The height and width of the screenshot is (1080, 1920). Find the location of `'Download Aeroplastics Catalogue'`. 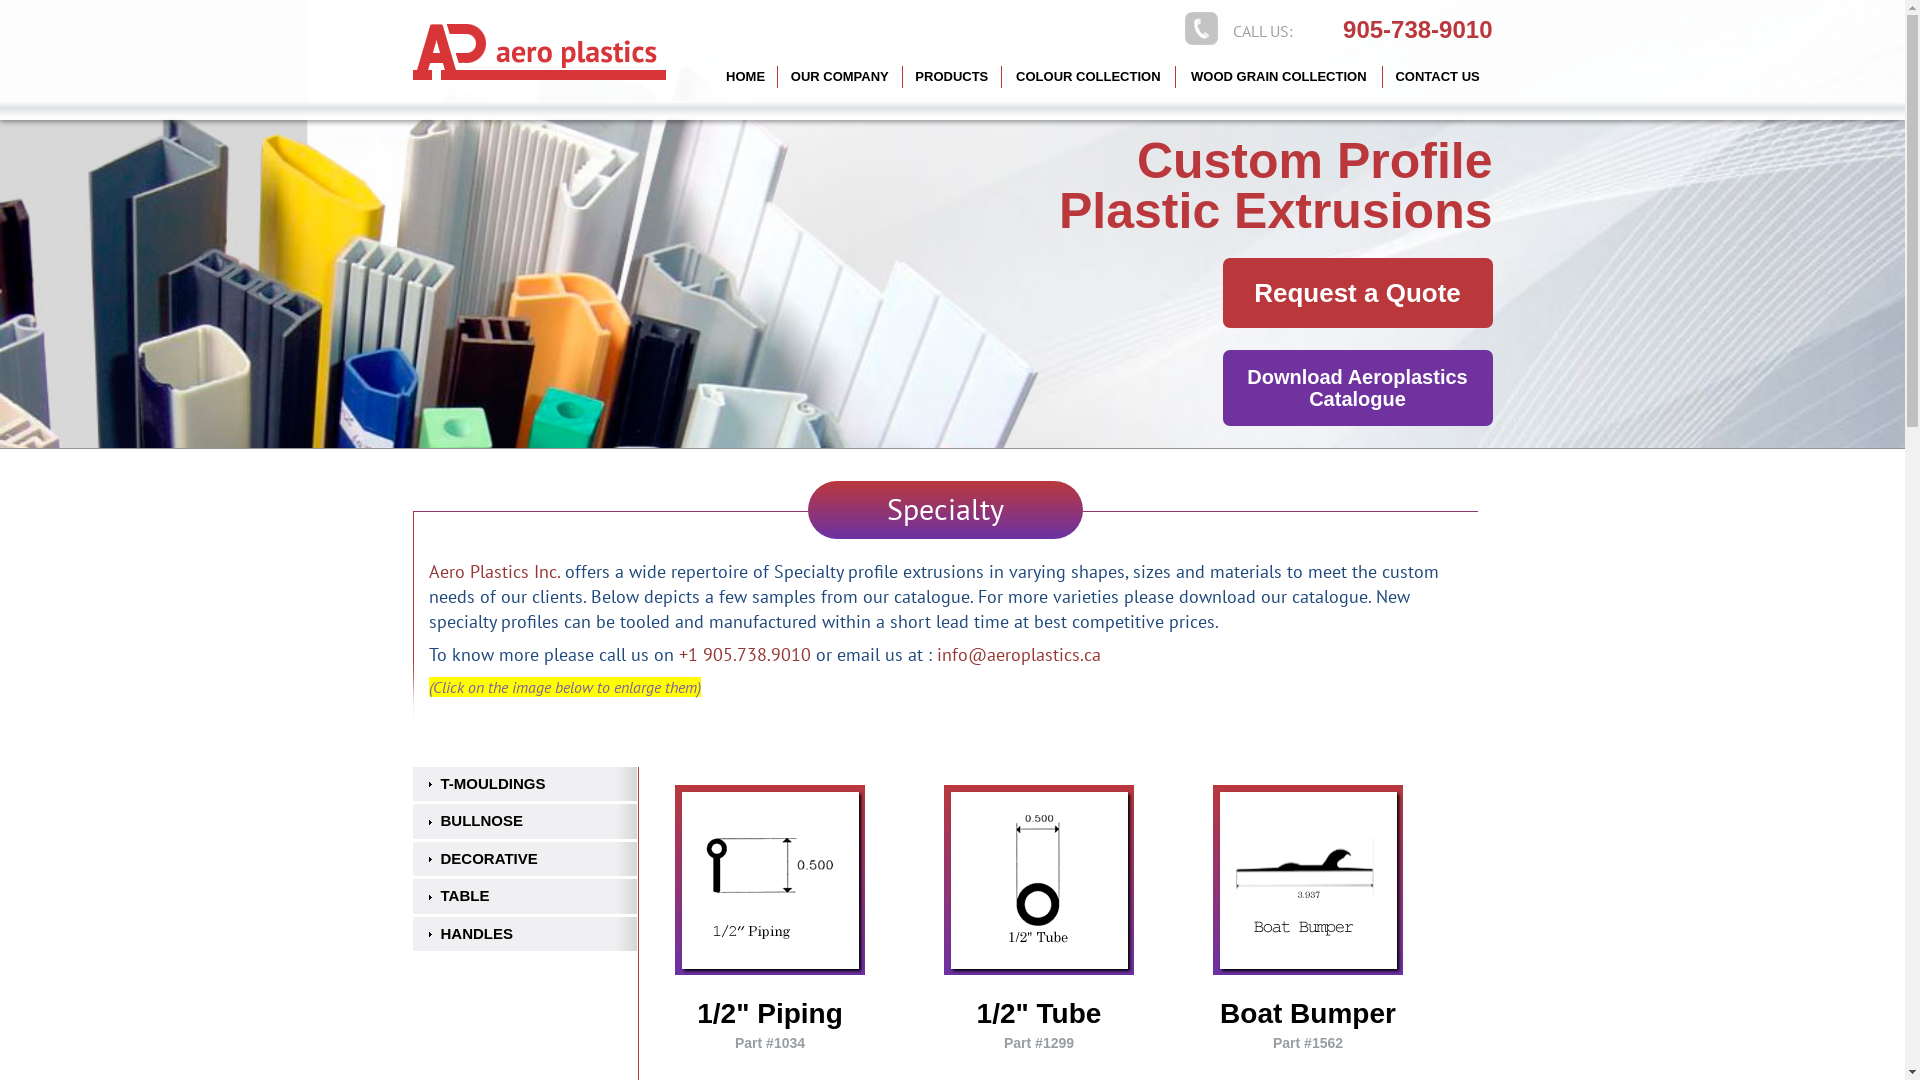

'Download Aeroplastics Catalogue' is located at coordinates (1221, 388).